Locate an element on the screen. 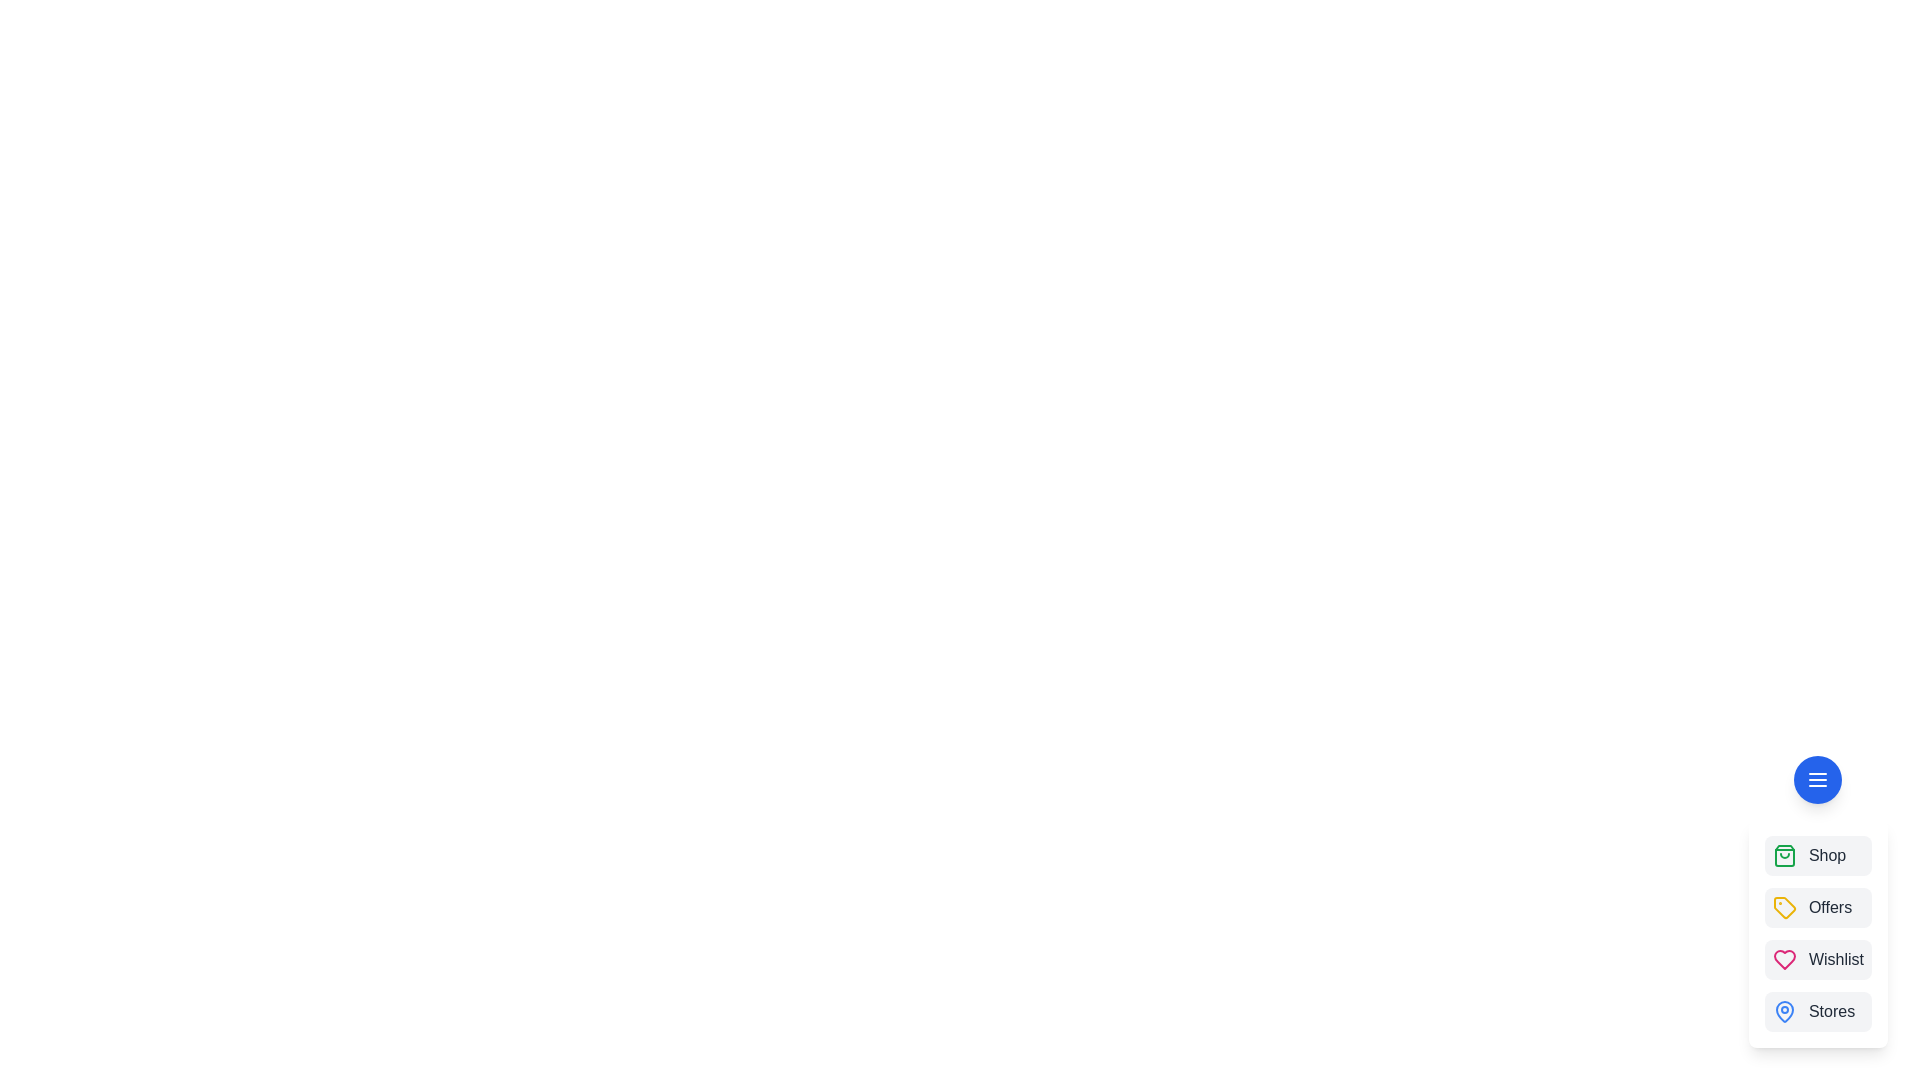 The width and height of the screenshot is (1920, 1080). the menu button to toggle the speed dial menu open or closed is located at coordinates (1818, 778).